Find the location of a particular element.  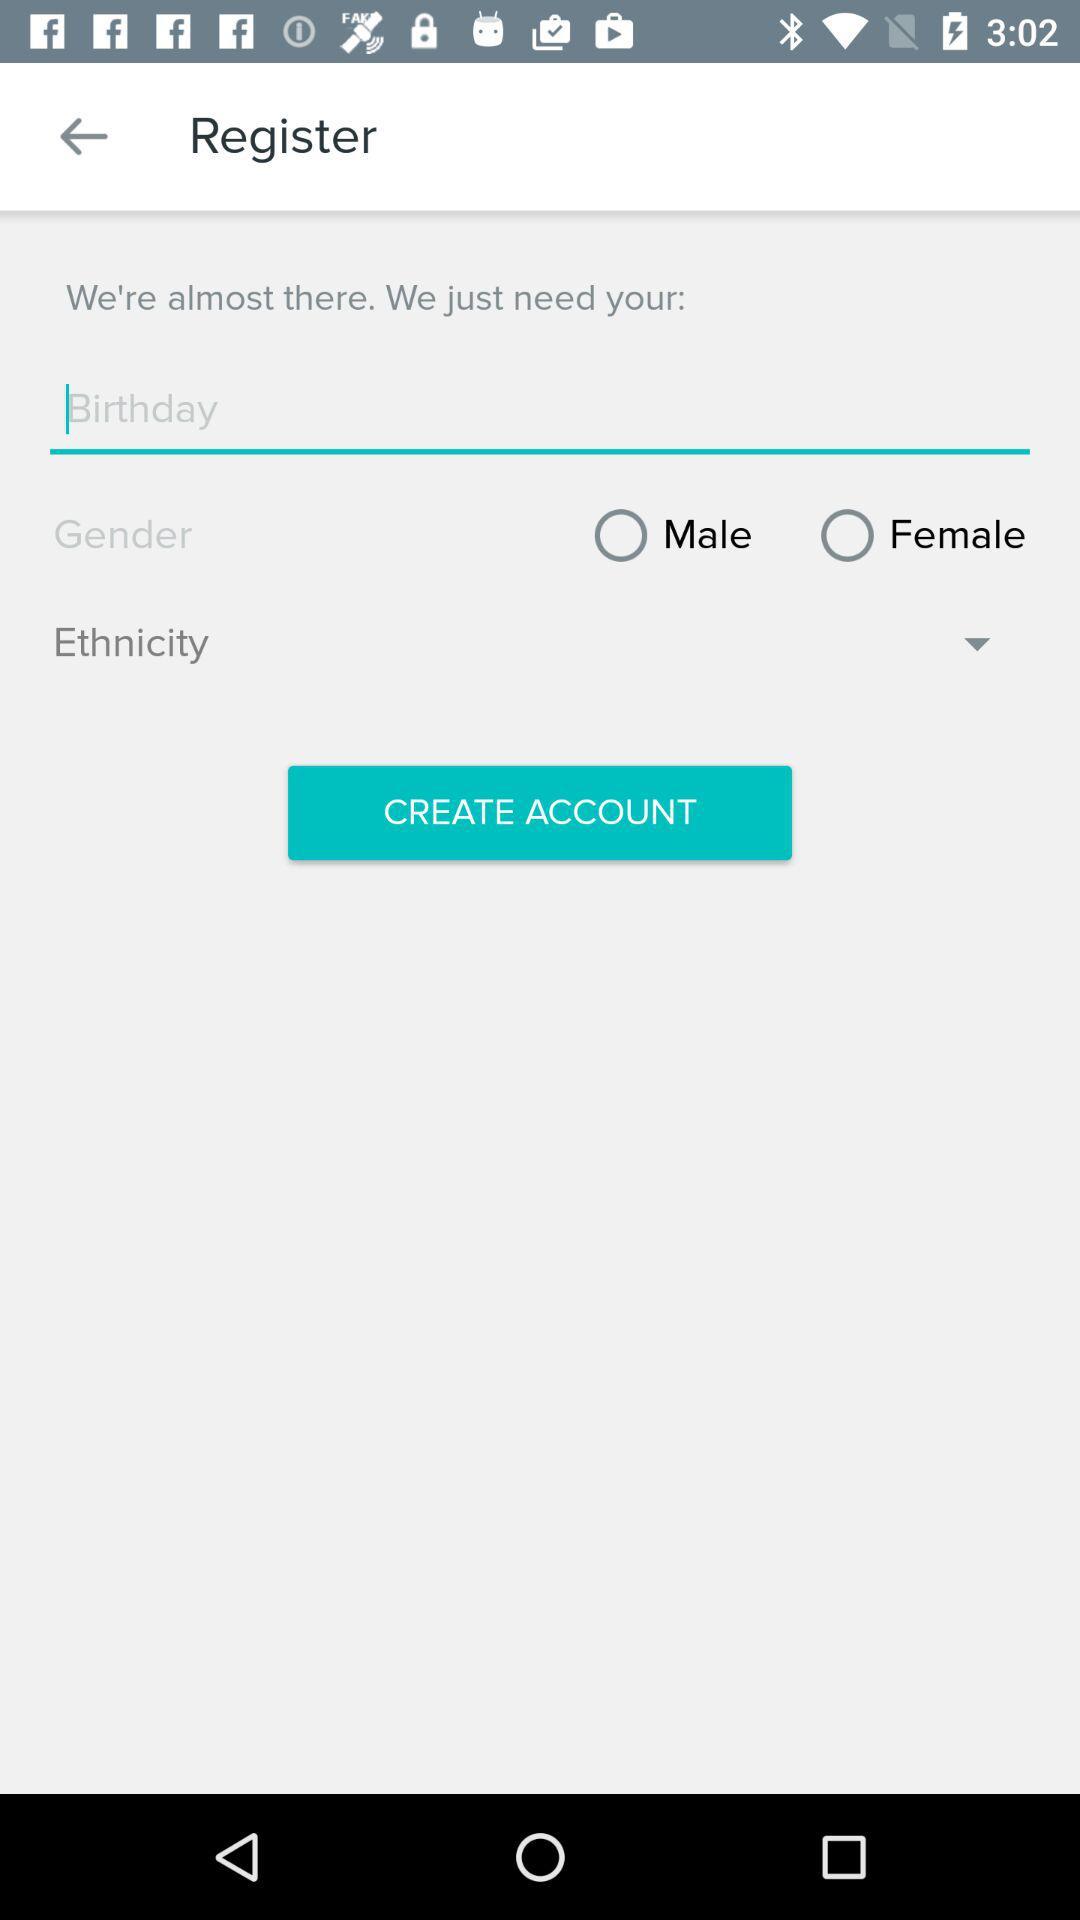

app to the left of the register is located at coordinates (83, 135).